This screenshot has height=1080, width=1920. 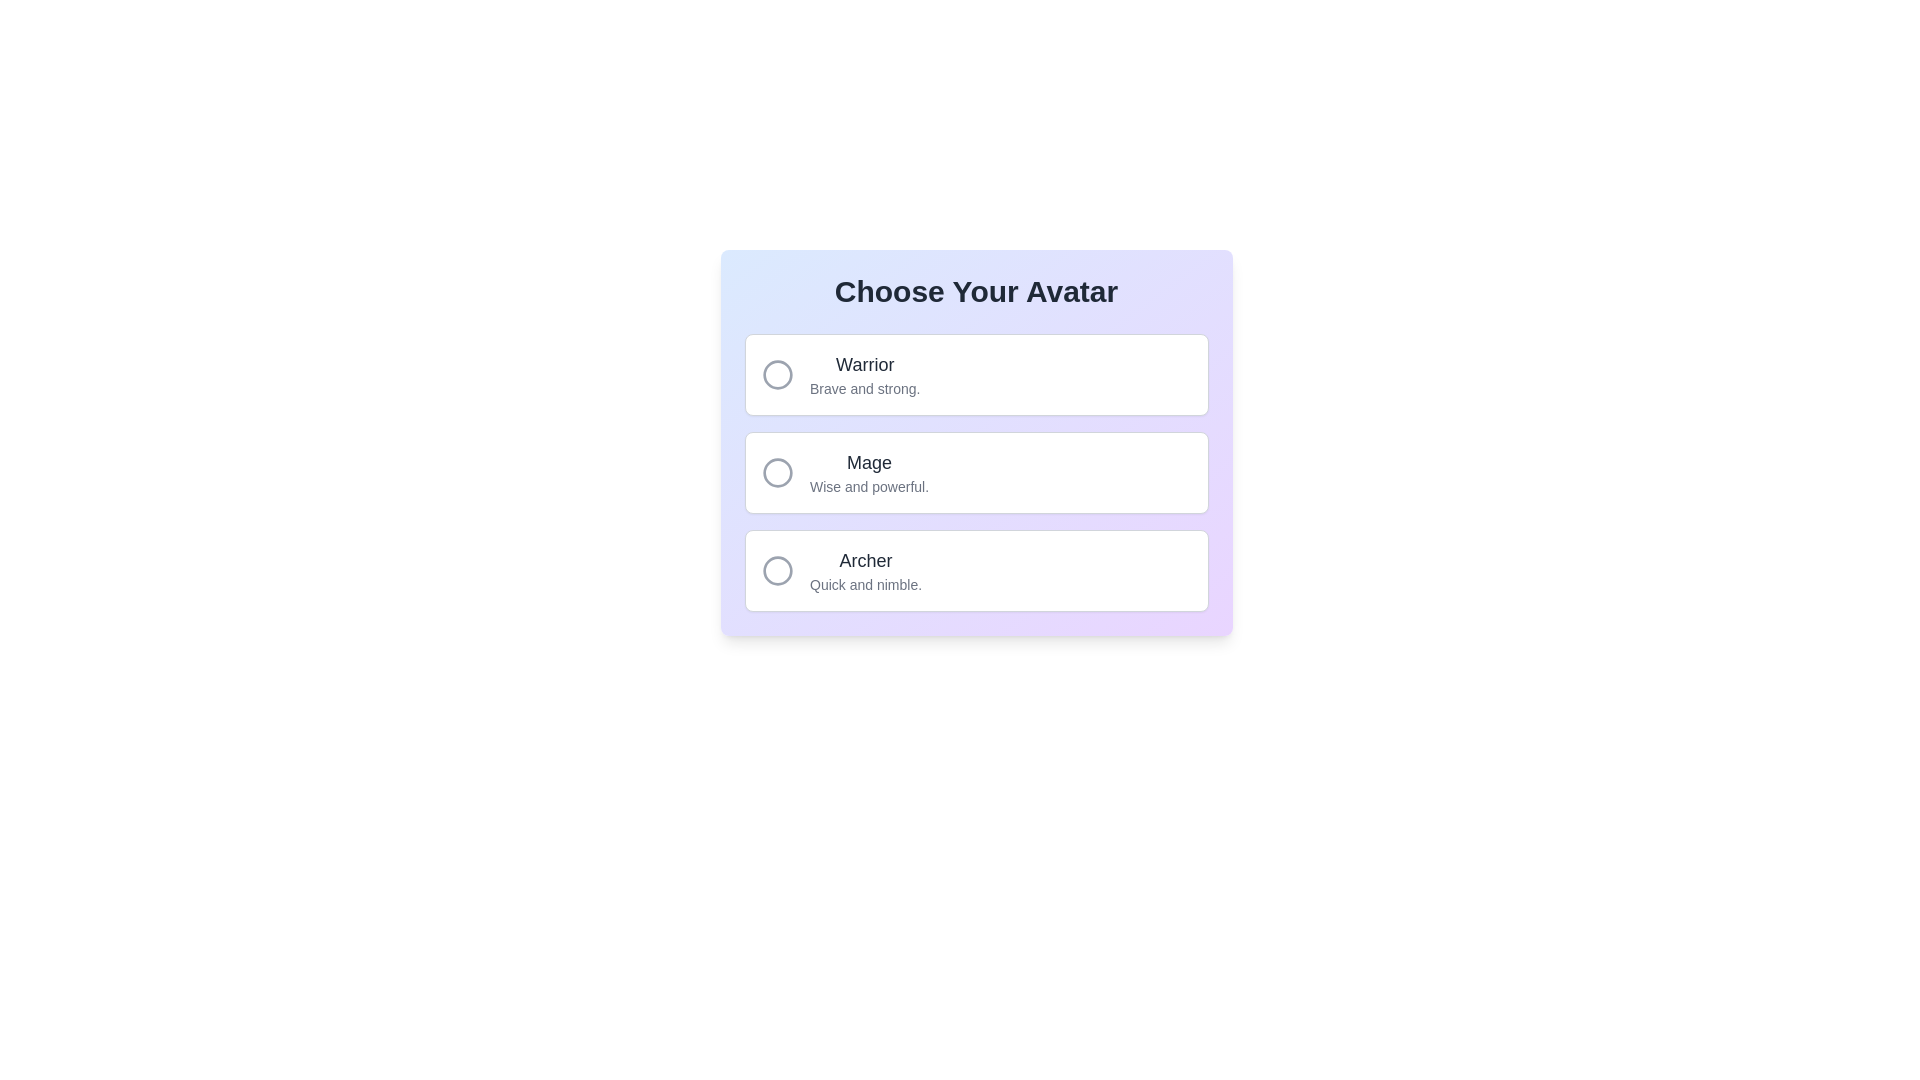 I want to click on the descriptive subtitle text label for the 'Warrior' option located below the 'Warrior' text in the 'Choose Your Avatar' list, so click(x=864, y=389).